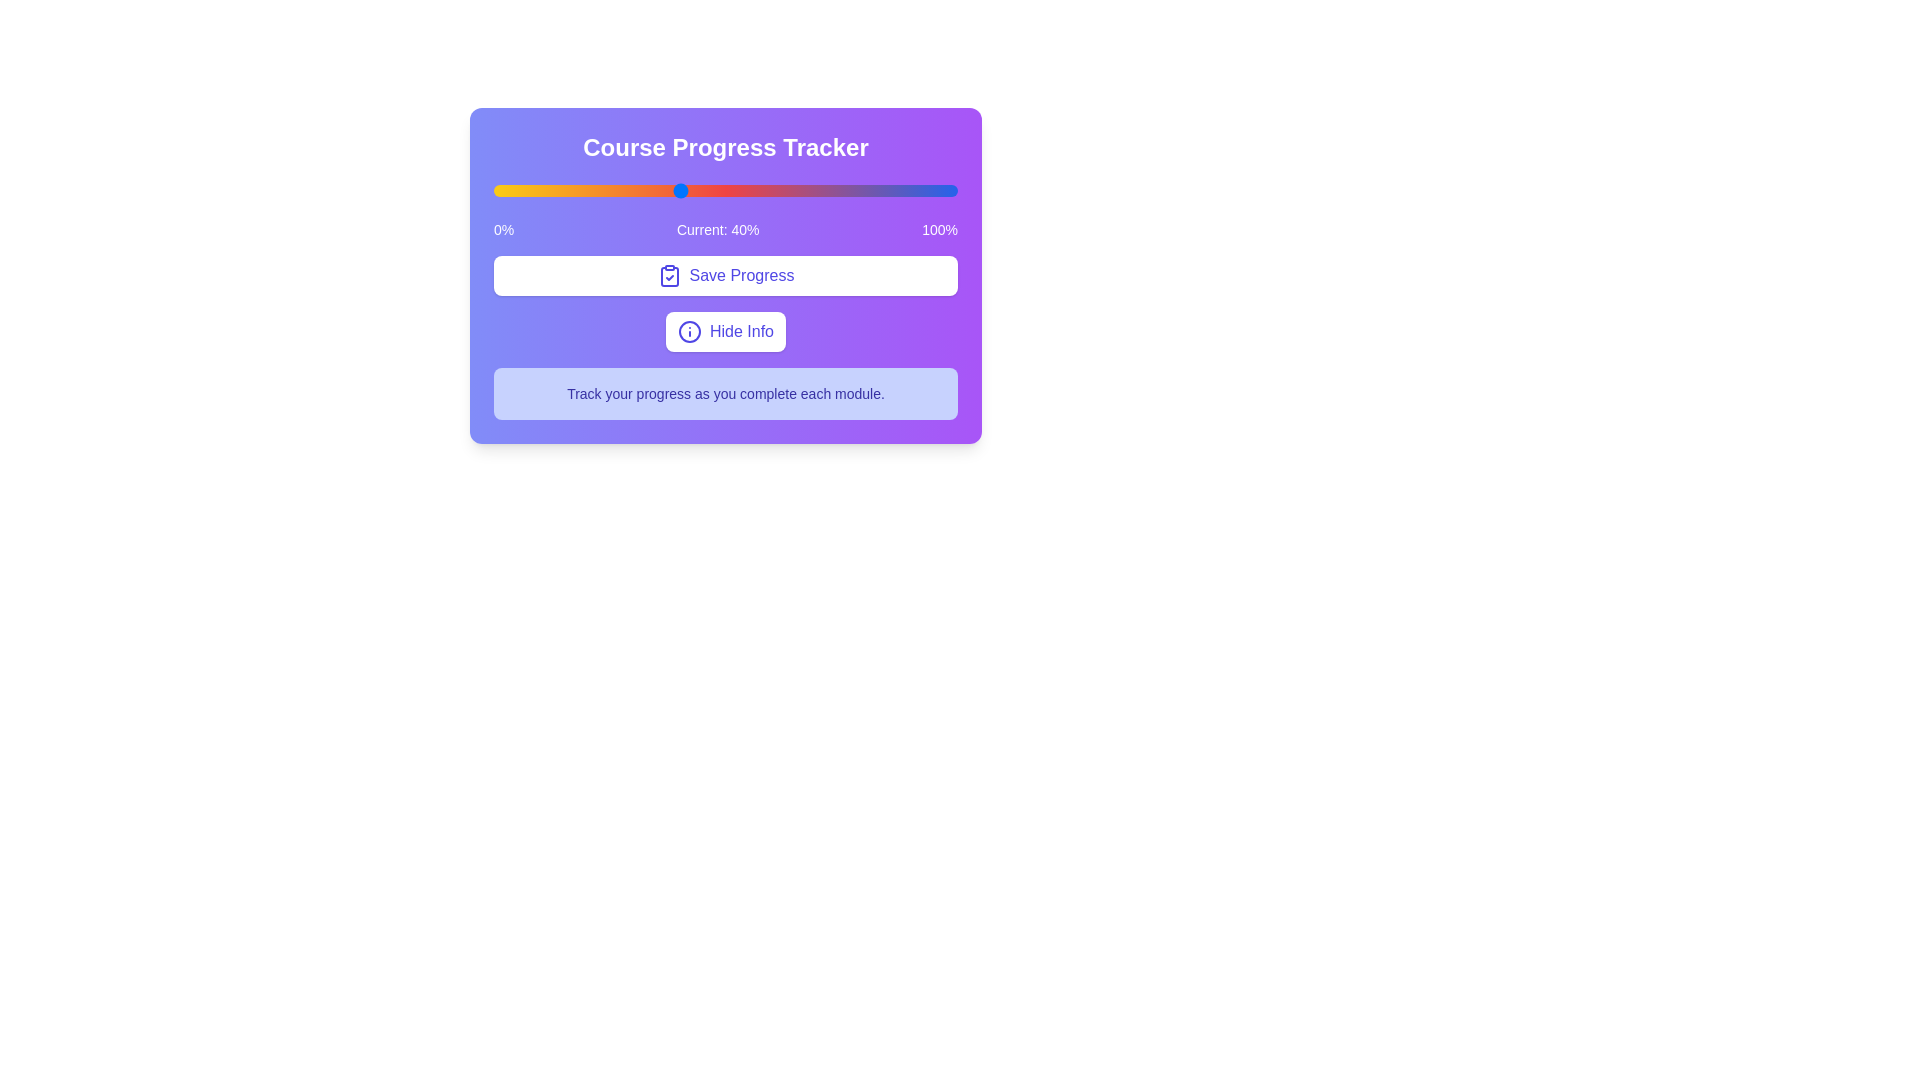 The image size is (1920, 1080). What do you see at coordinates (535, 191) in the screenshot?
I see `the course progress` at bounding box center [535, 191].